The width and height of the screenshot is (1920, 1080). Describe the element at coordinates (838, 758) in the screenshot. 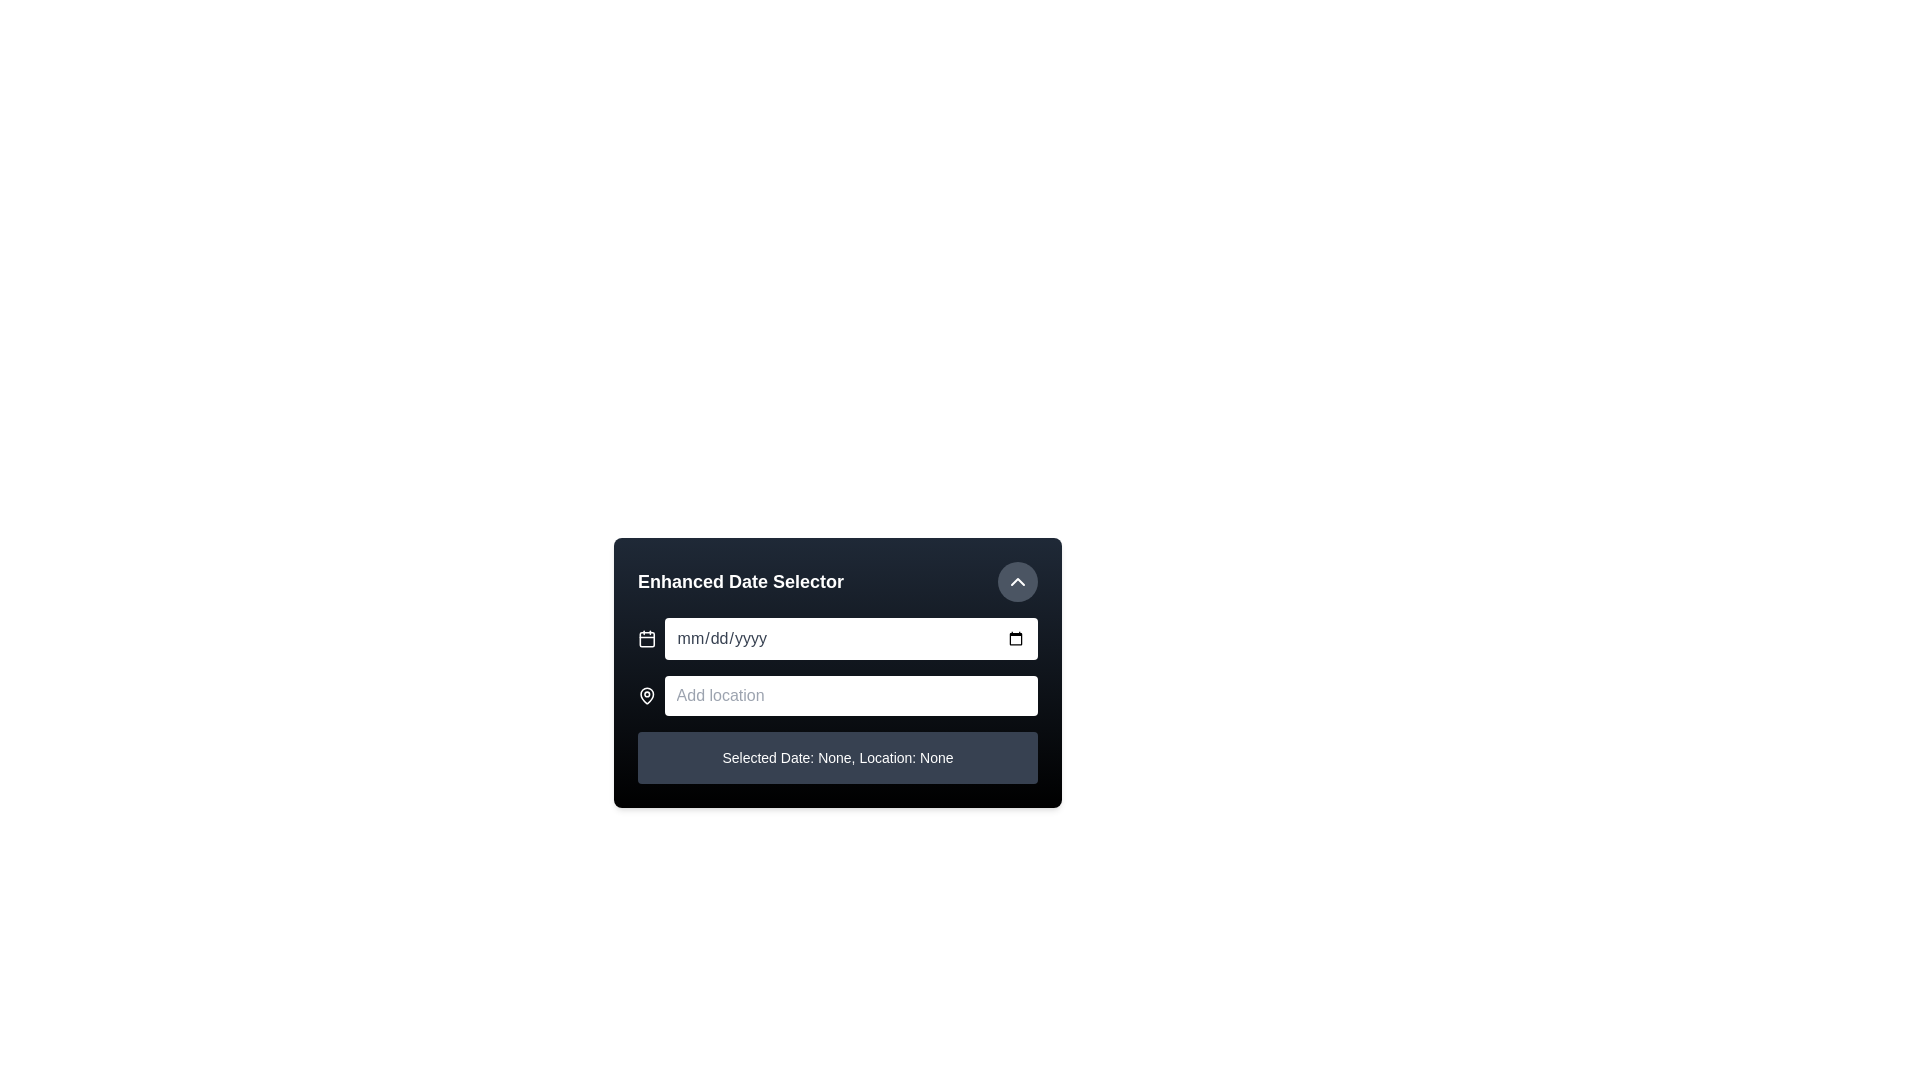

I see `the Static Information Display Box, which has a dark gray background and displays the text 'Selected Date: None, Location: None'` at that location.